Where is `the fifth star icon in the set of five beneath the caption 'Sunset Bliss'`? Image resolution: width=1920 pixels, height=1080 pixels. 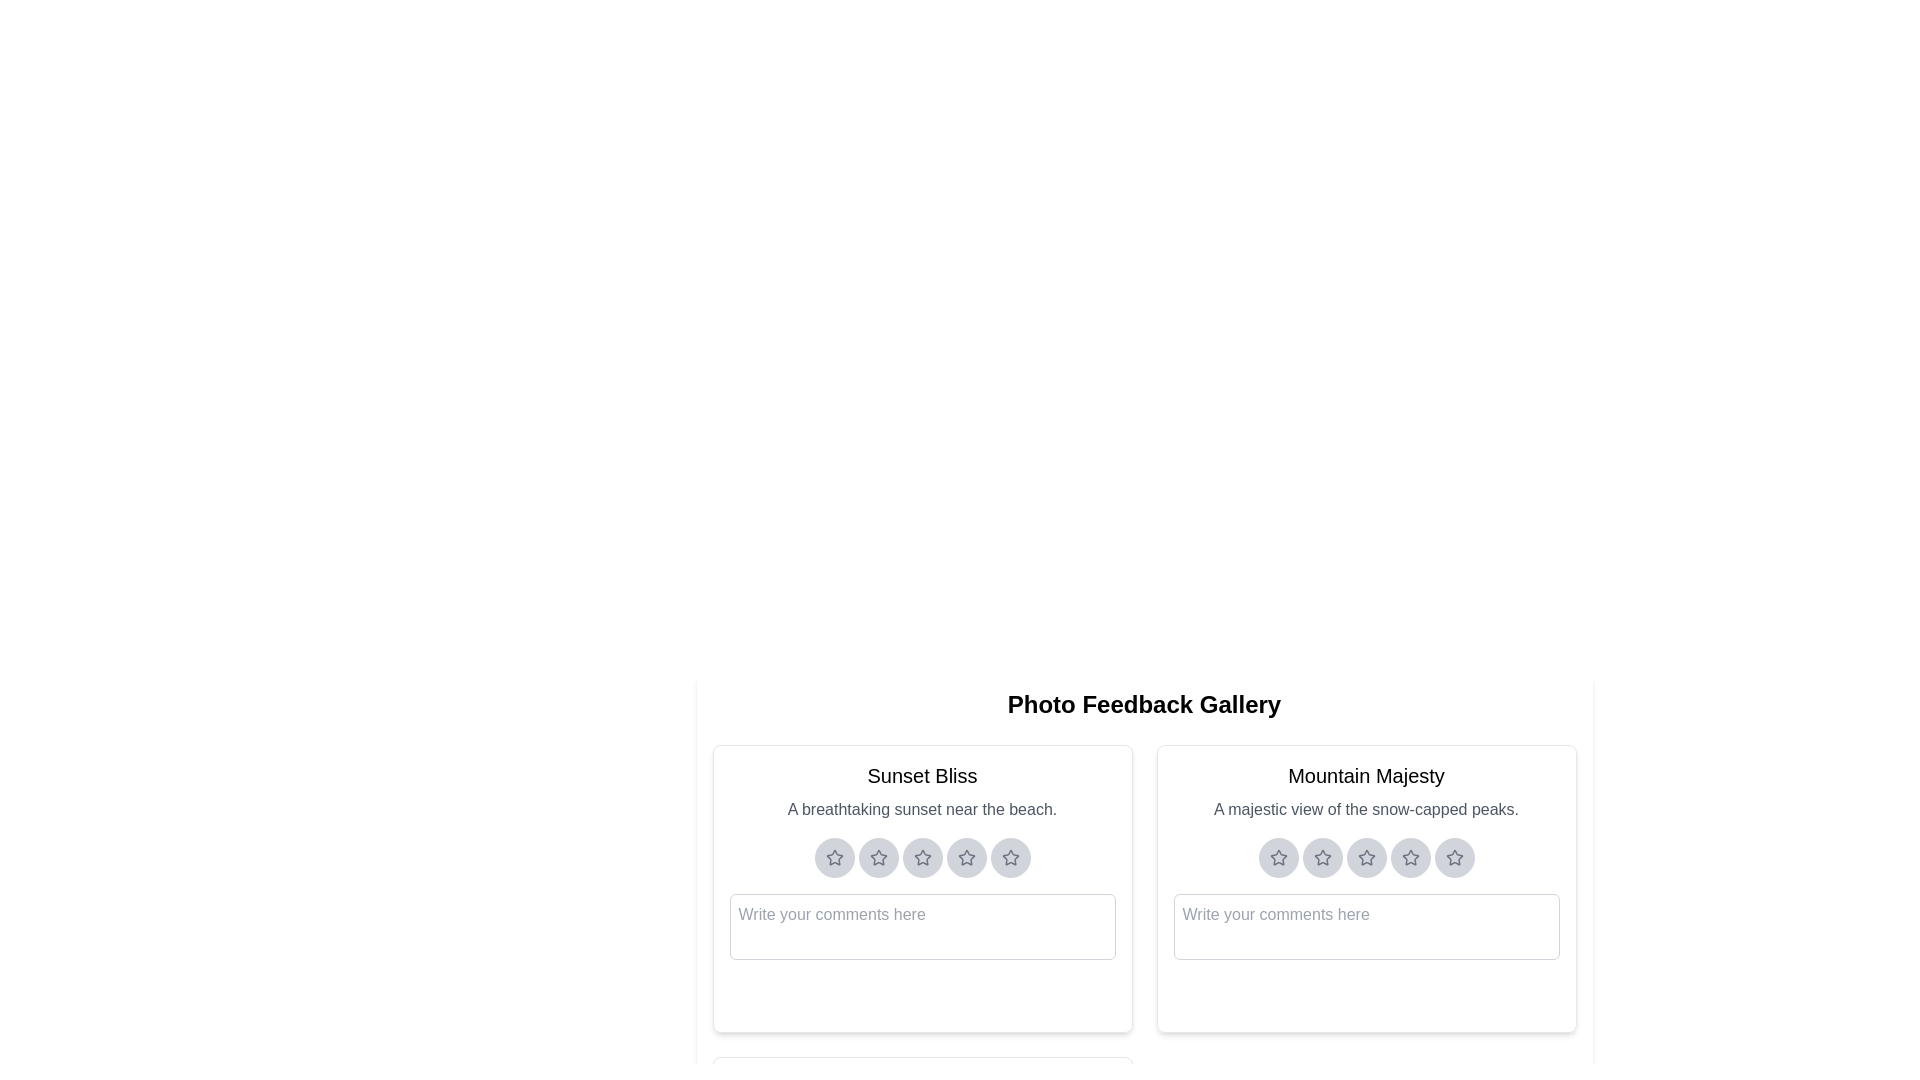
the fifth star icon in the set of five beneath the caption 'Sunset Bliss' is located at coordinates (1010, 856).